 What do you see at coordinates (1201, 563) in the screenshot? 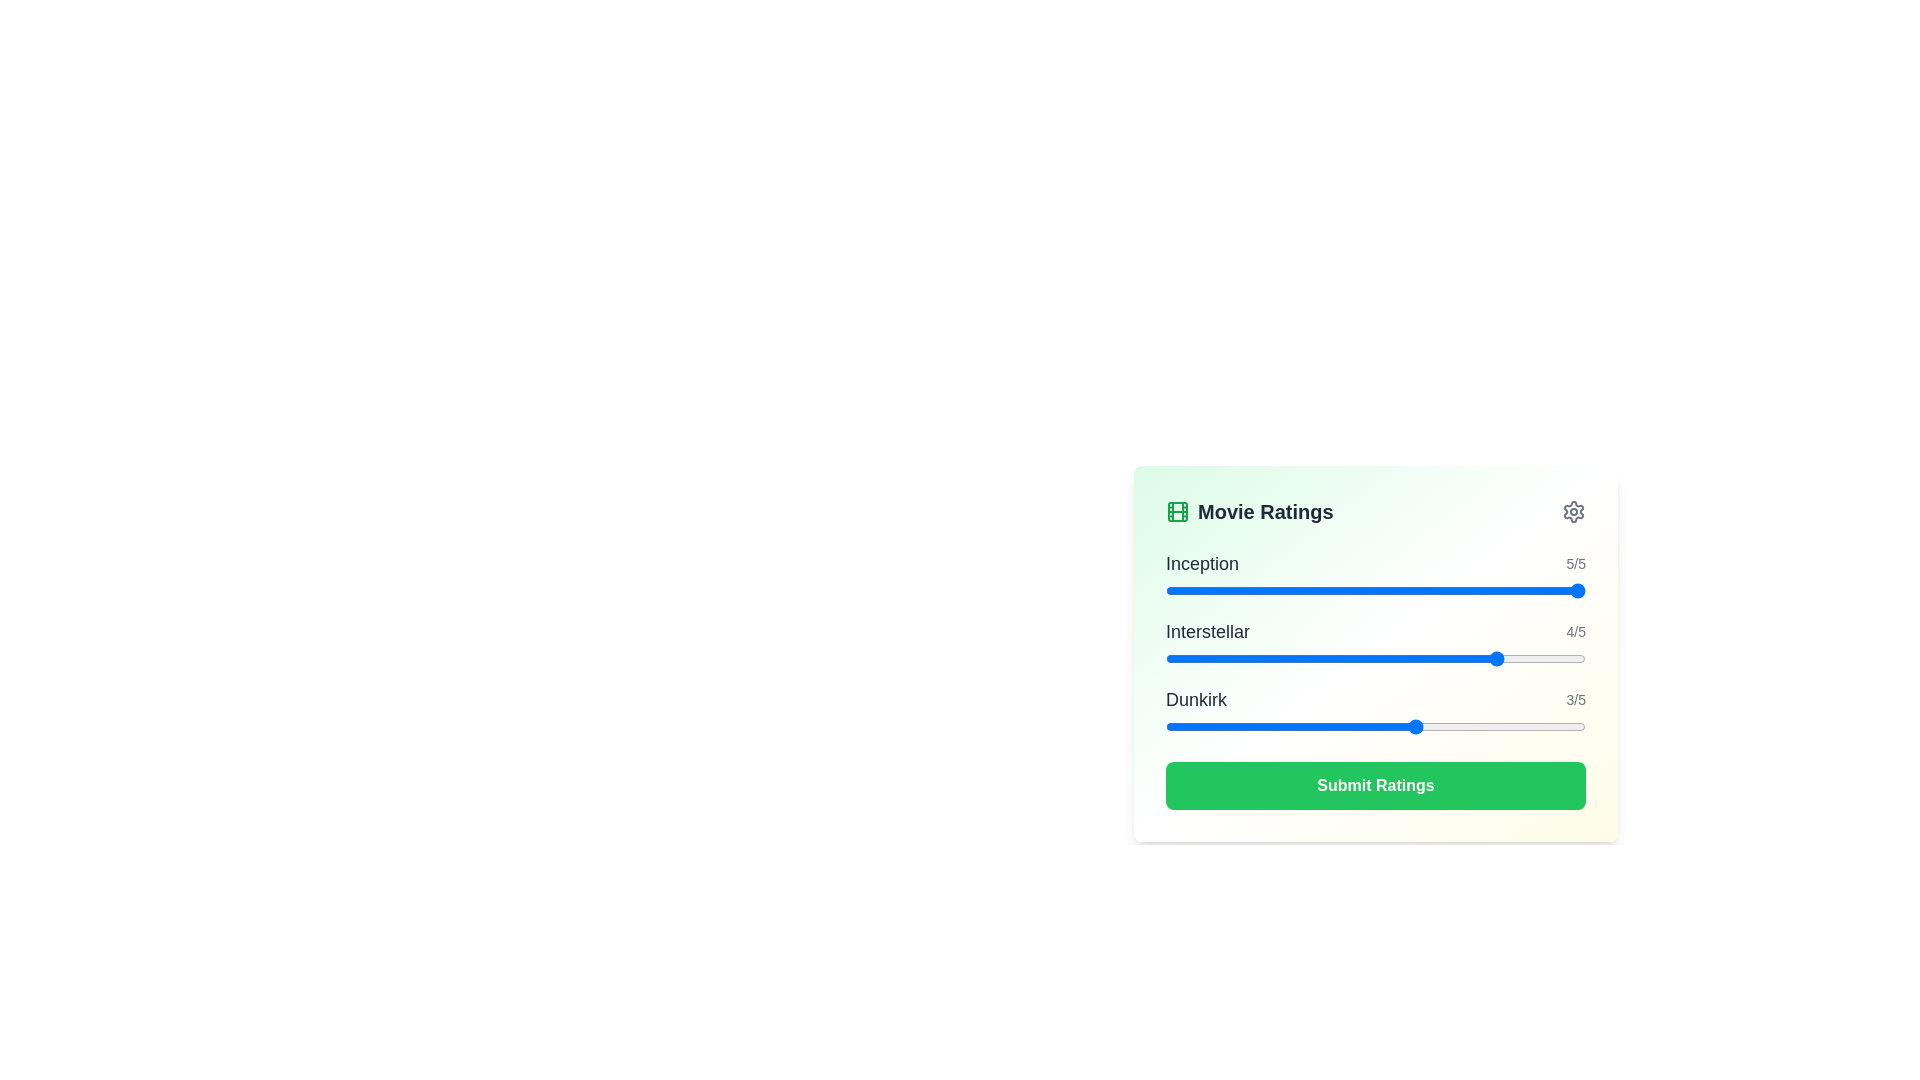
I see `the text label displaying the movie name 'Inception' within the 'Movie Ratings' card` at bounding box center [1201, 563].